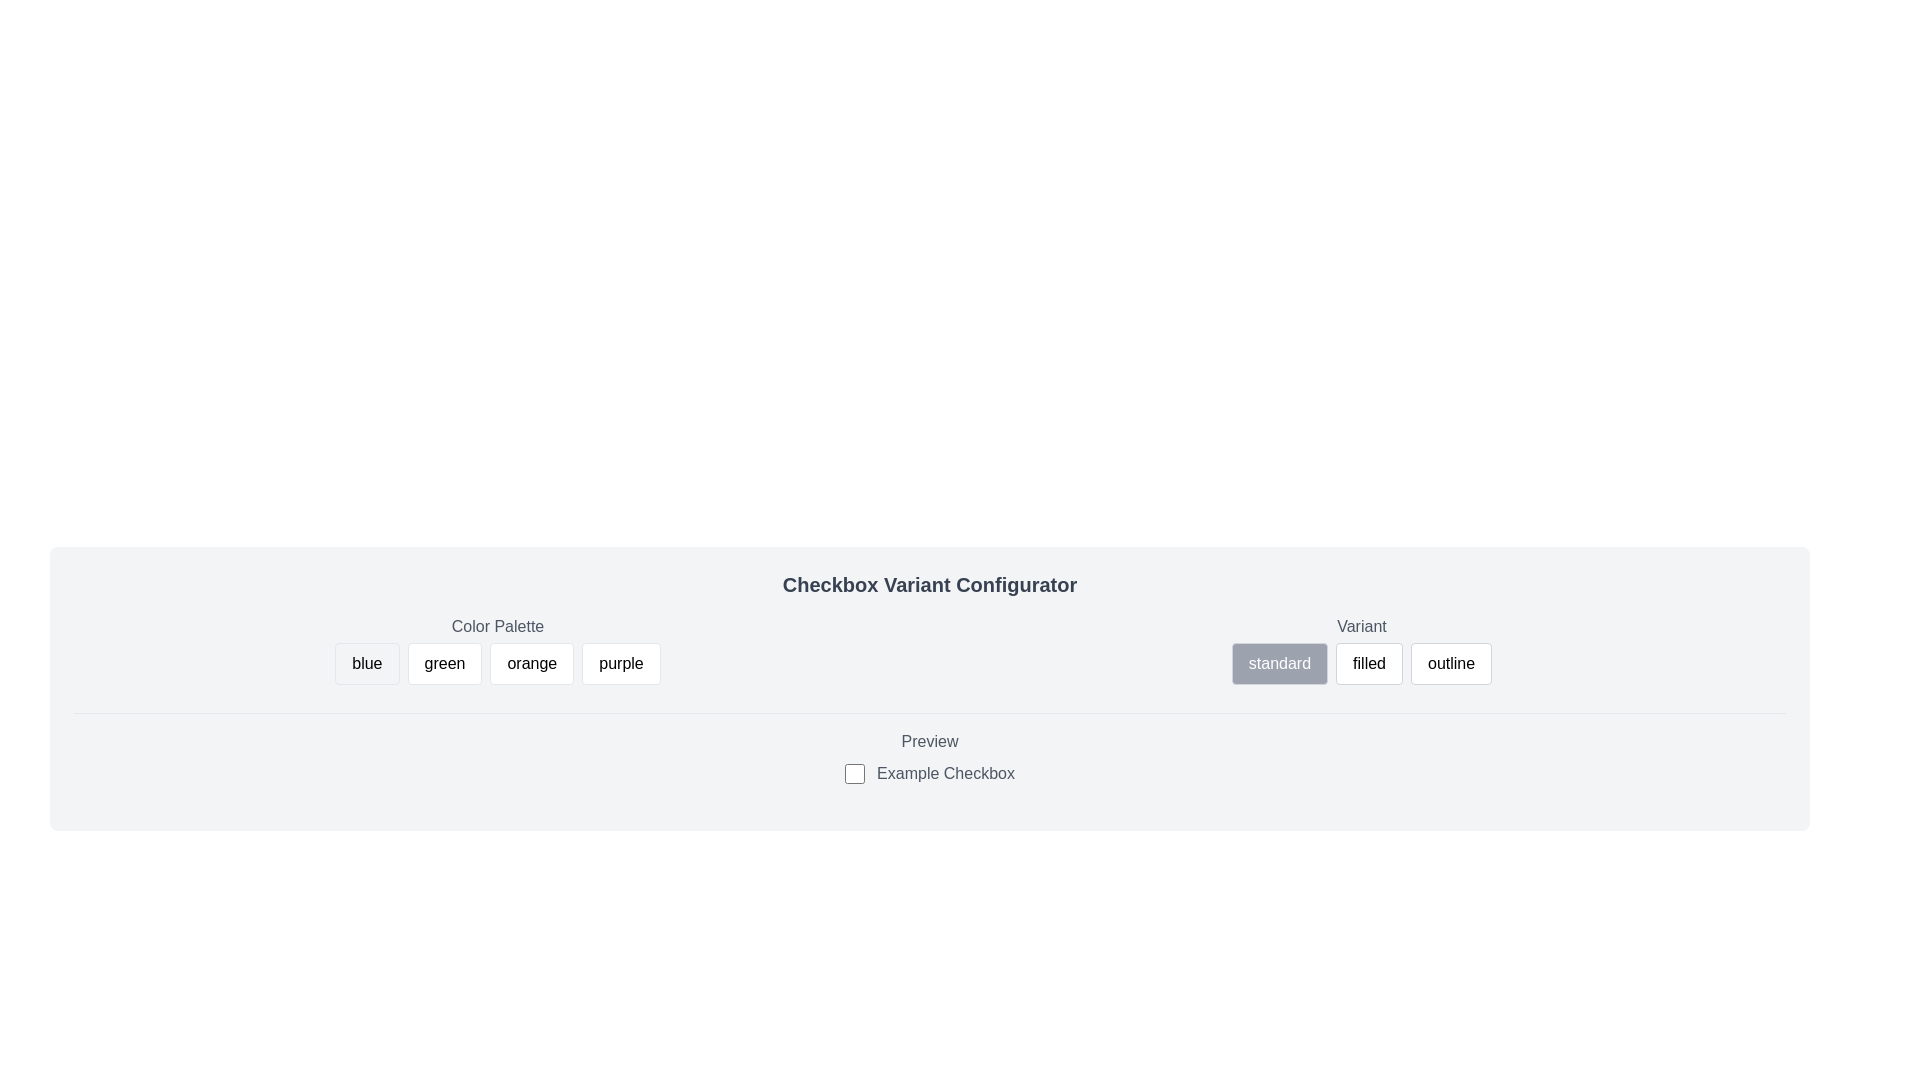 Image resolution: width=1920 pixels, height=1080 pixels. I want to click on the 'filled' button, which is the second button in the 'Variant' group under the 'Checkbox Variant Configurator' heading, so click(1361, 651).